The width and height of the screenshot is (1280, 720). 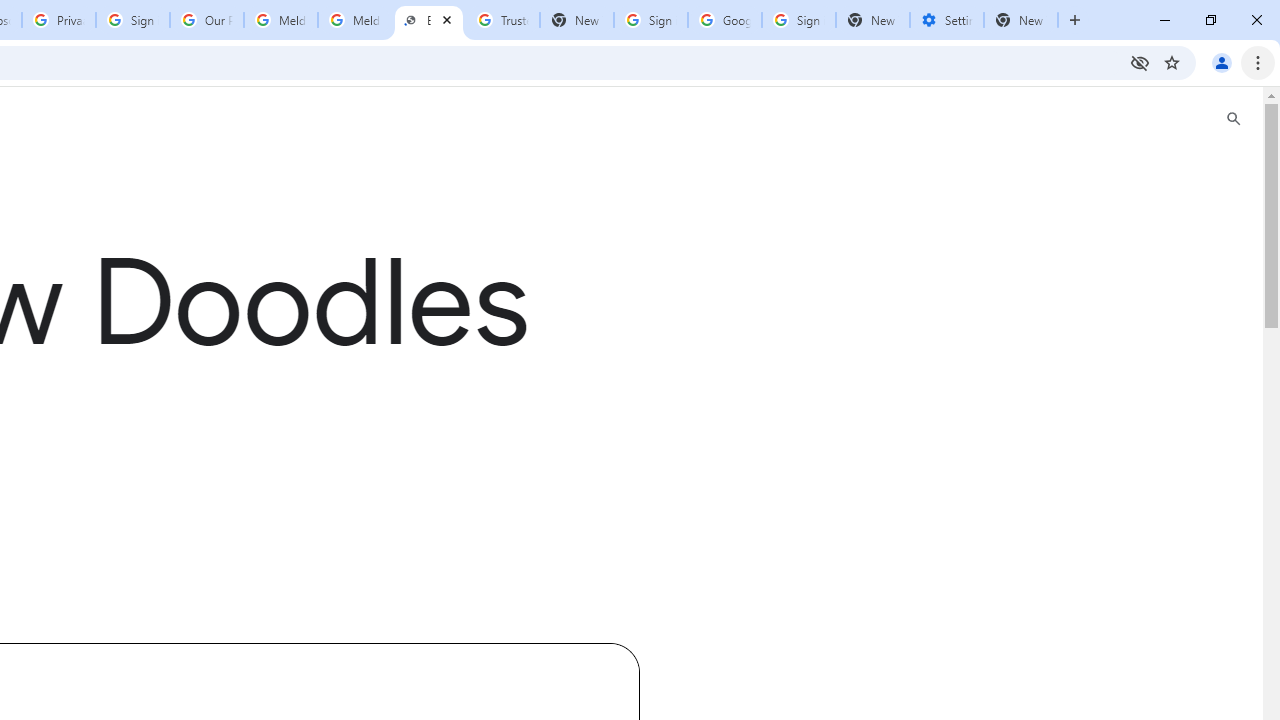 What do you see at coordinates (723, 20) in the screenshot?
I see `'Google Cybersecurity Innovations - Google Safety Center'` at bounding box center [723, 20].